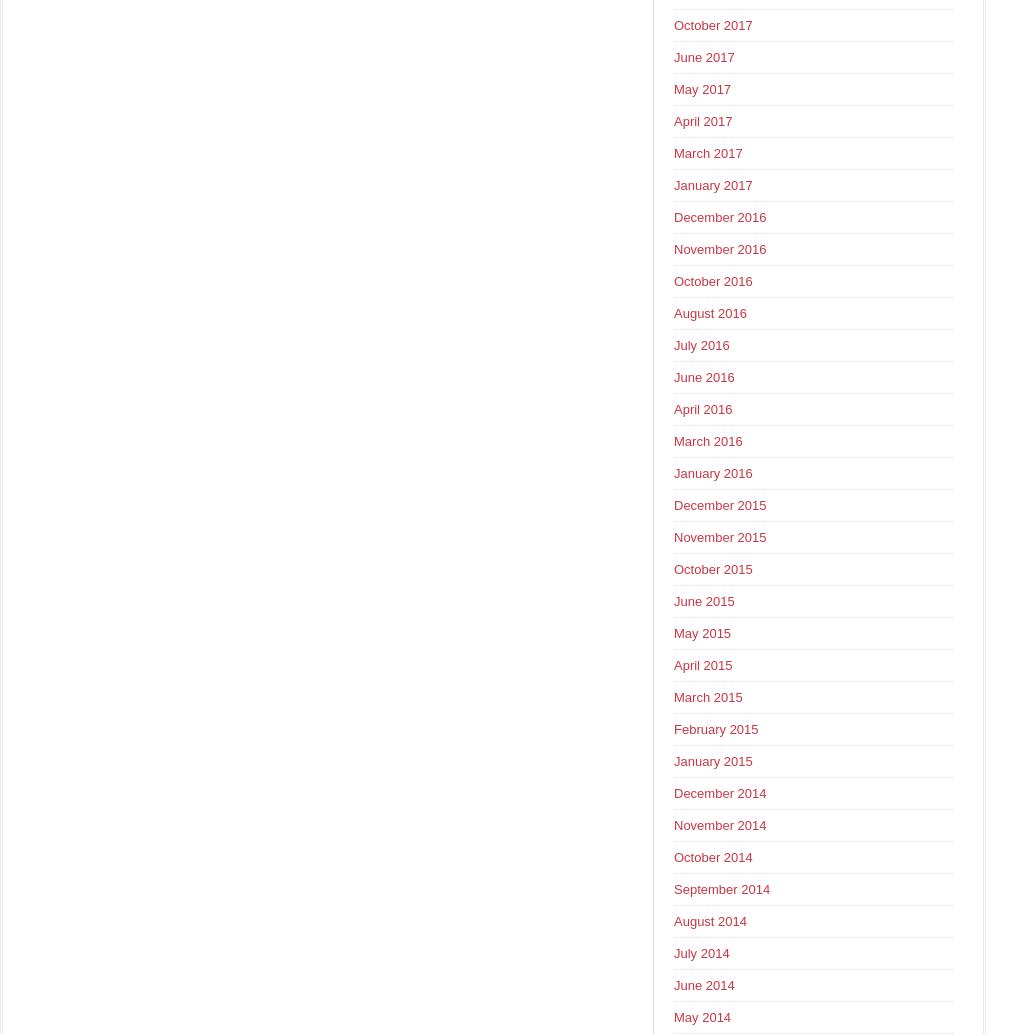 This screenshot has width=1029, height=1034. Describe the element at coordinates (711, 856) in the screenshot. I see `'October 2014'` at that location.